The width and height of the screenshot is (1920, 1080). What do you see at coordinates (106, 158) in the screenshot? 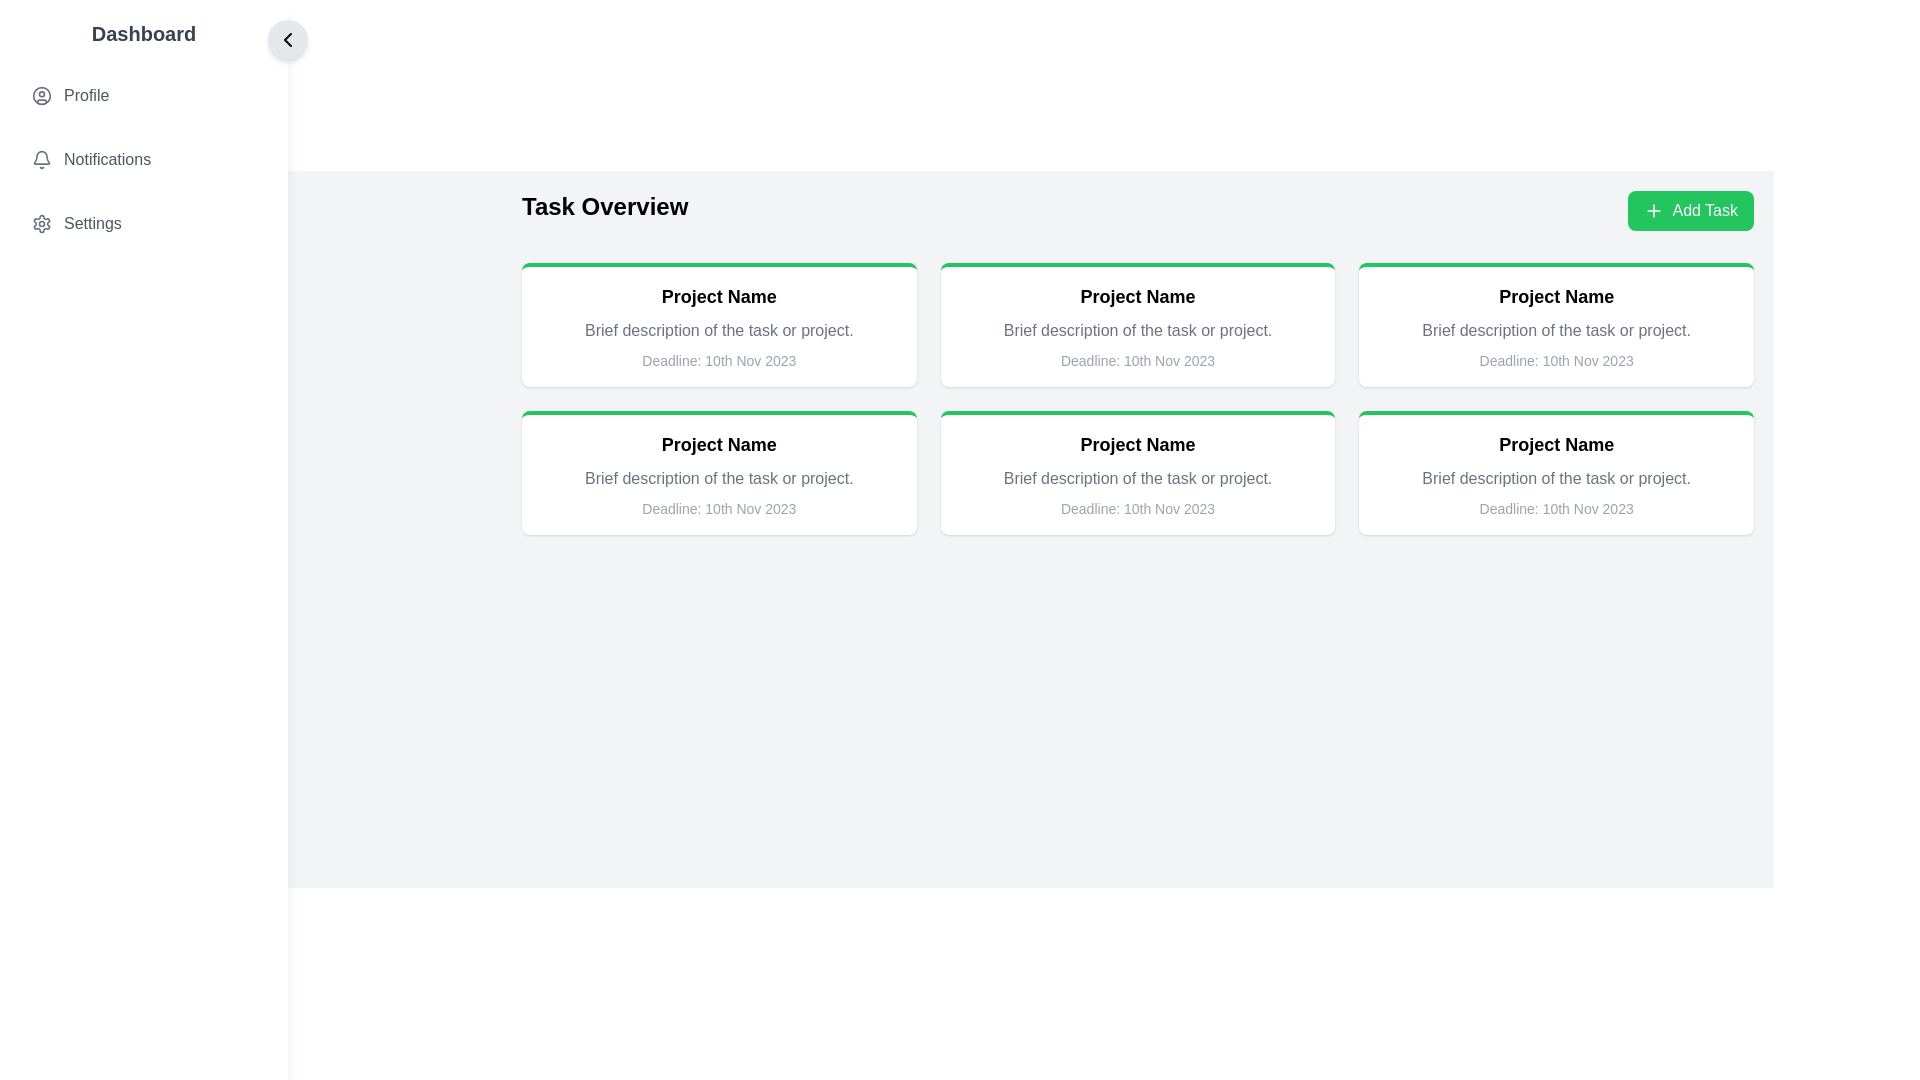
I see `the 'Notifications' text label, which is the second item in the vertical menu on the left side of the interface, located below the 'Profile' item and above the 'Settings' item` at bounding box center [106, 158].